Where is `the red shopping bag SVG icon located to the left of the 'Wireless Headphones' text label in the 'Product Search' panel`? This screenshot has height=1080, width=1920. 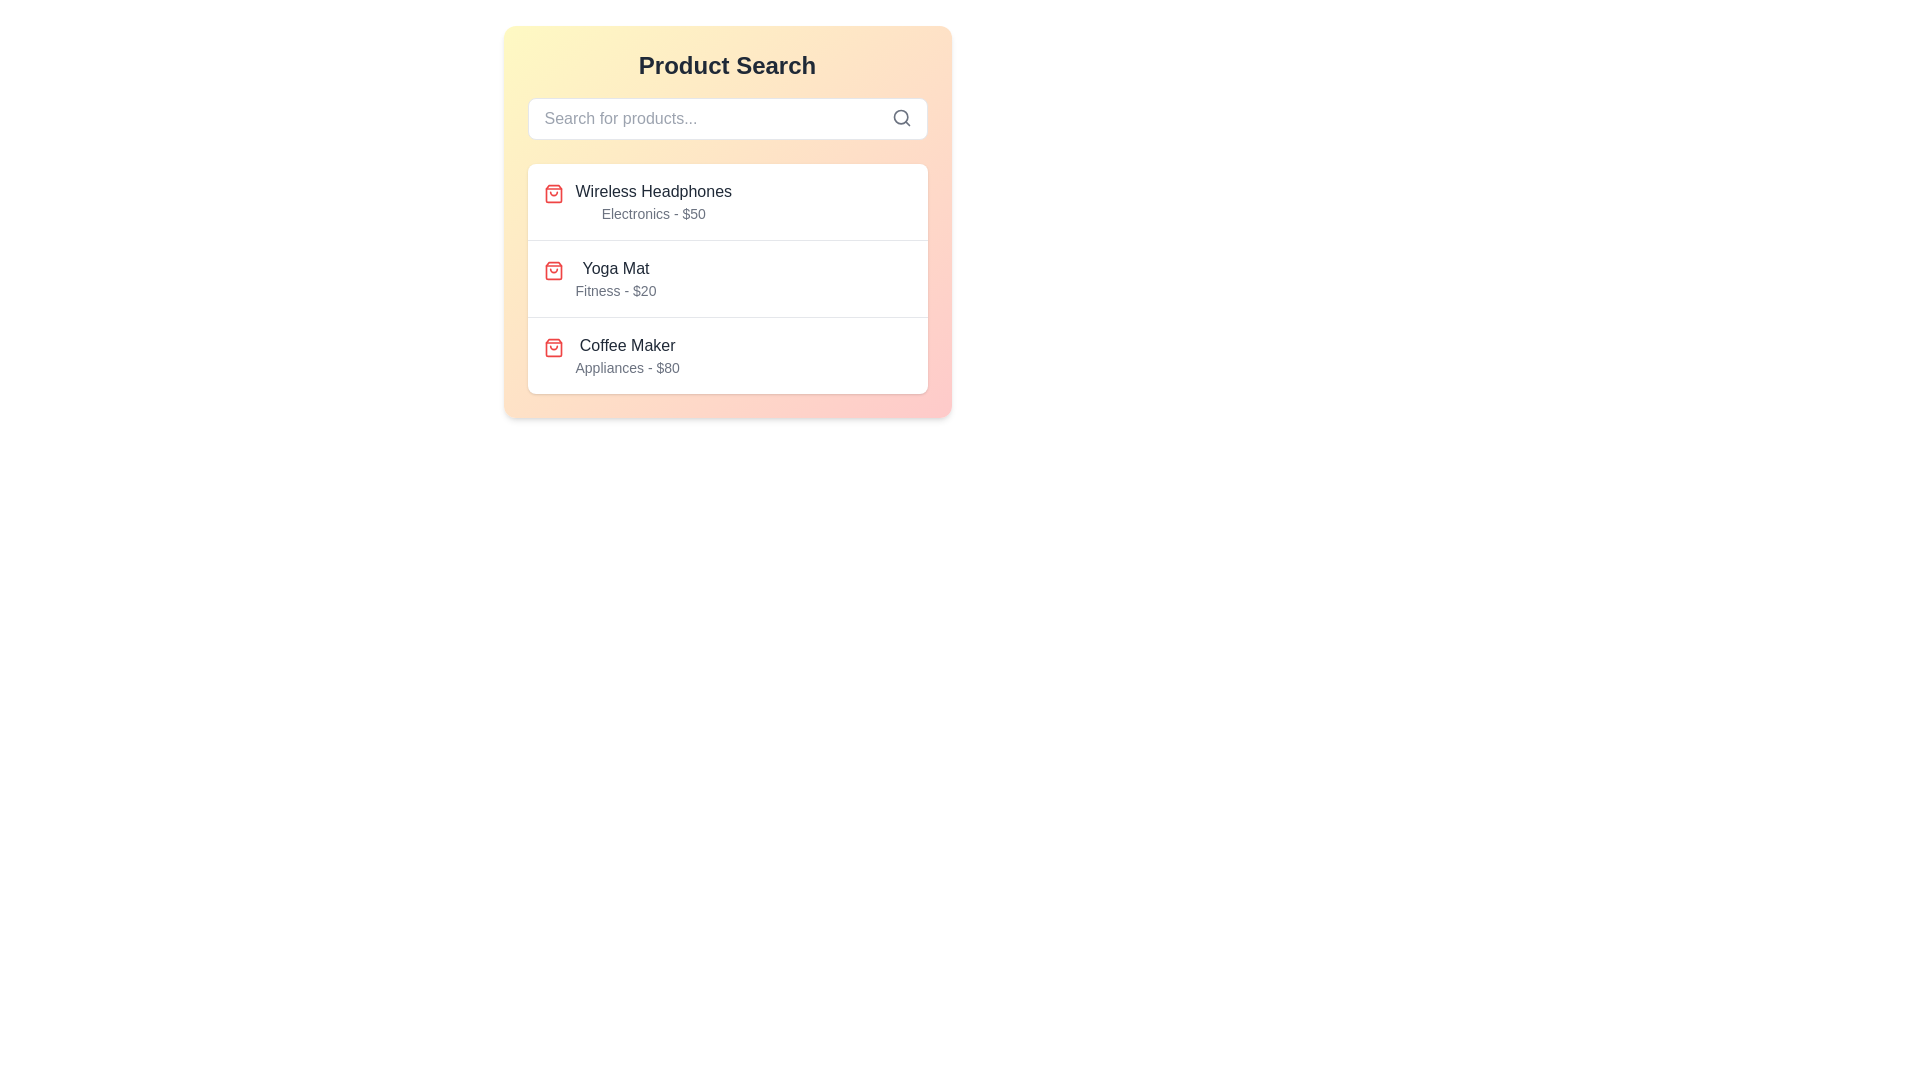
the red shopping bag SVG icon located to the left of the 'Wireless Headphones' text label in the 'Product Search' panel is located at coordinates (553, 193).